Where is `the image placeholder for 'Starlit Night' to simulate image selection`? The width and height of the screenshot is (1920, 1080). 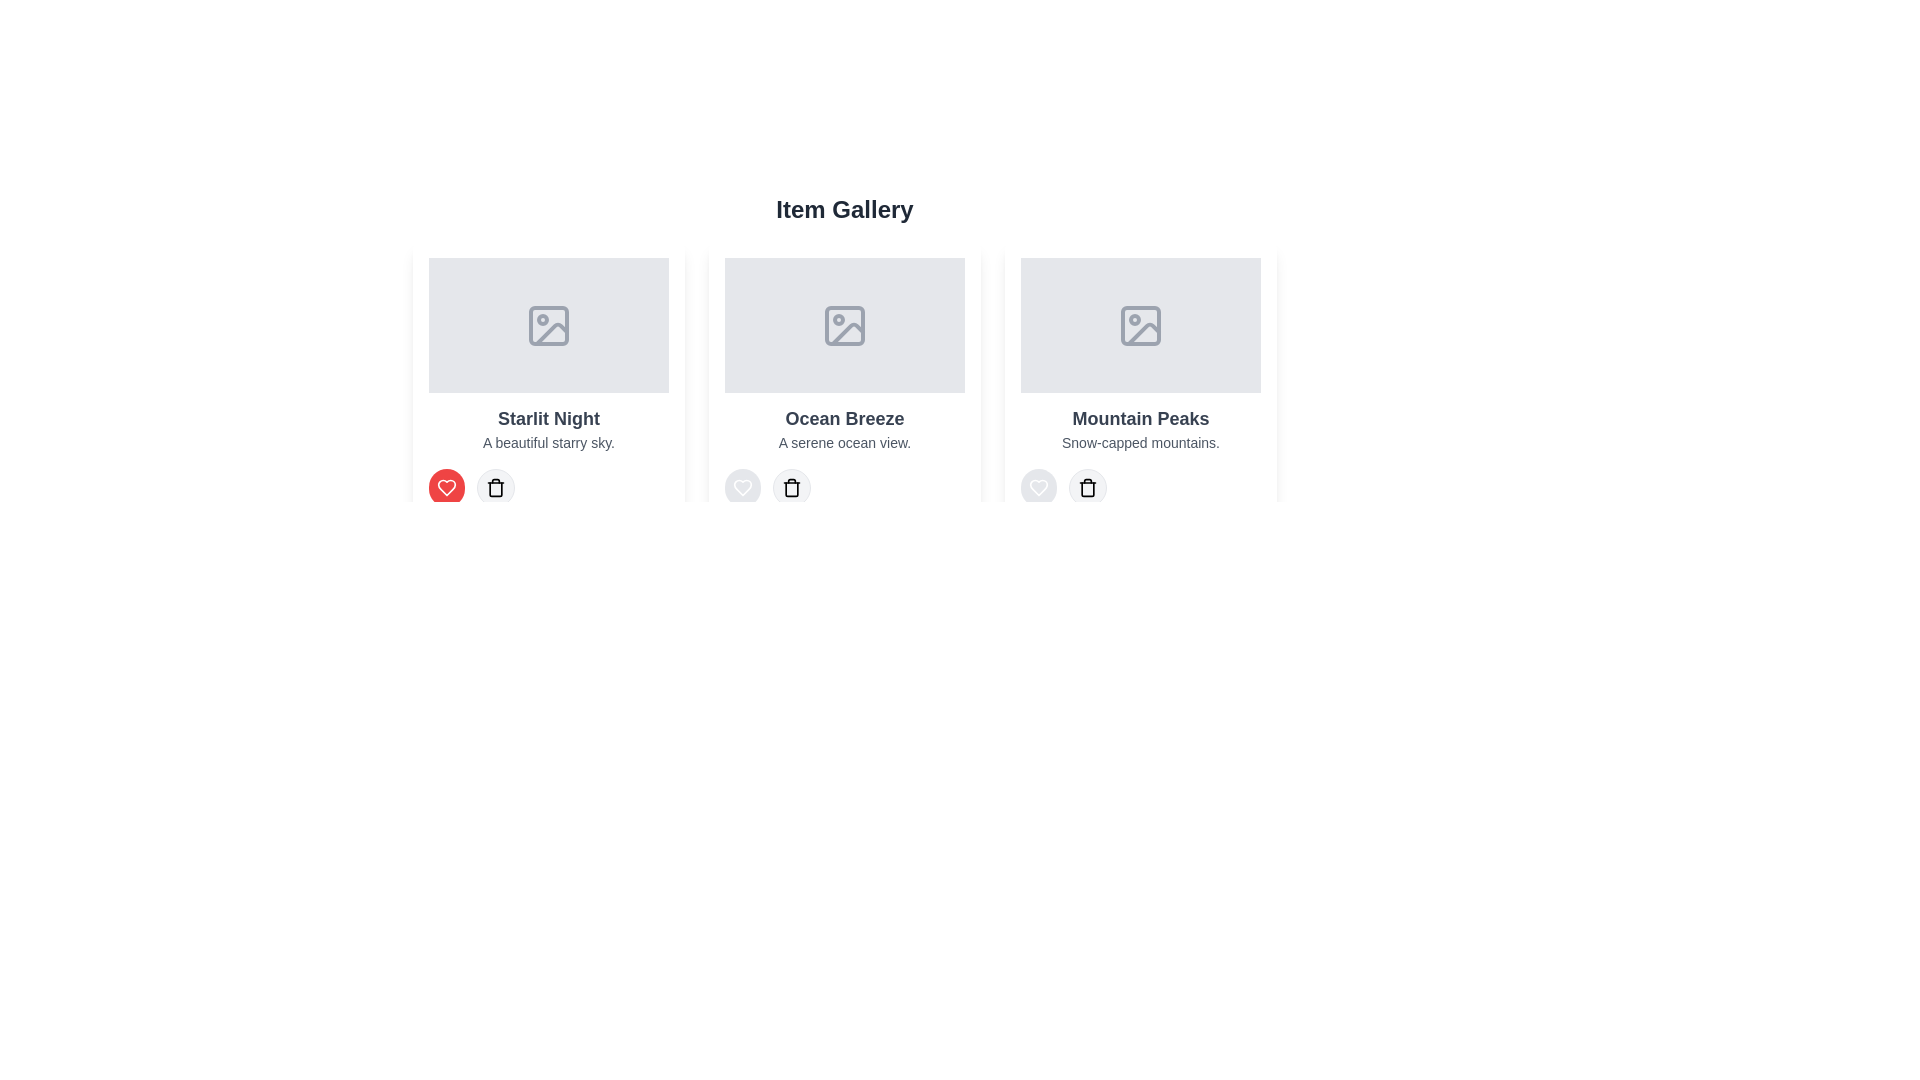
the image placeholder for 'Starlit Night' to simulate image selection is located at coordinates (548, 324).